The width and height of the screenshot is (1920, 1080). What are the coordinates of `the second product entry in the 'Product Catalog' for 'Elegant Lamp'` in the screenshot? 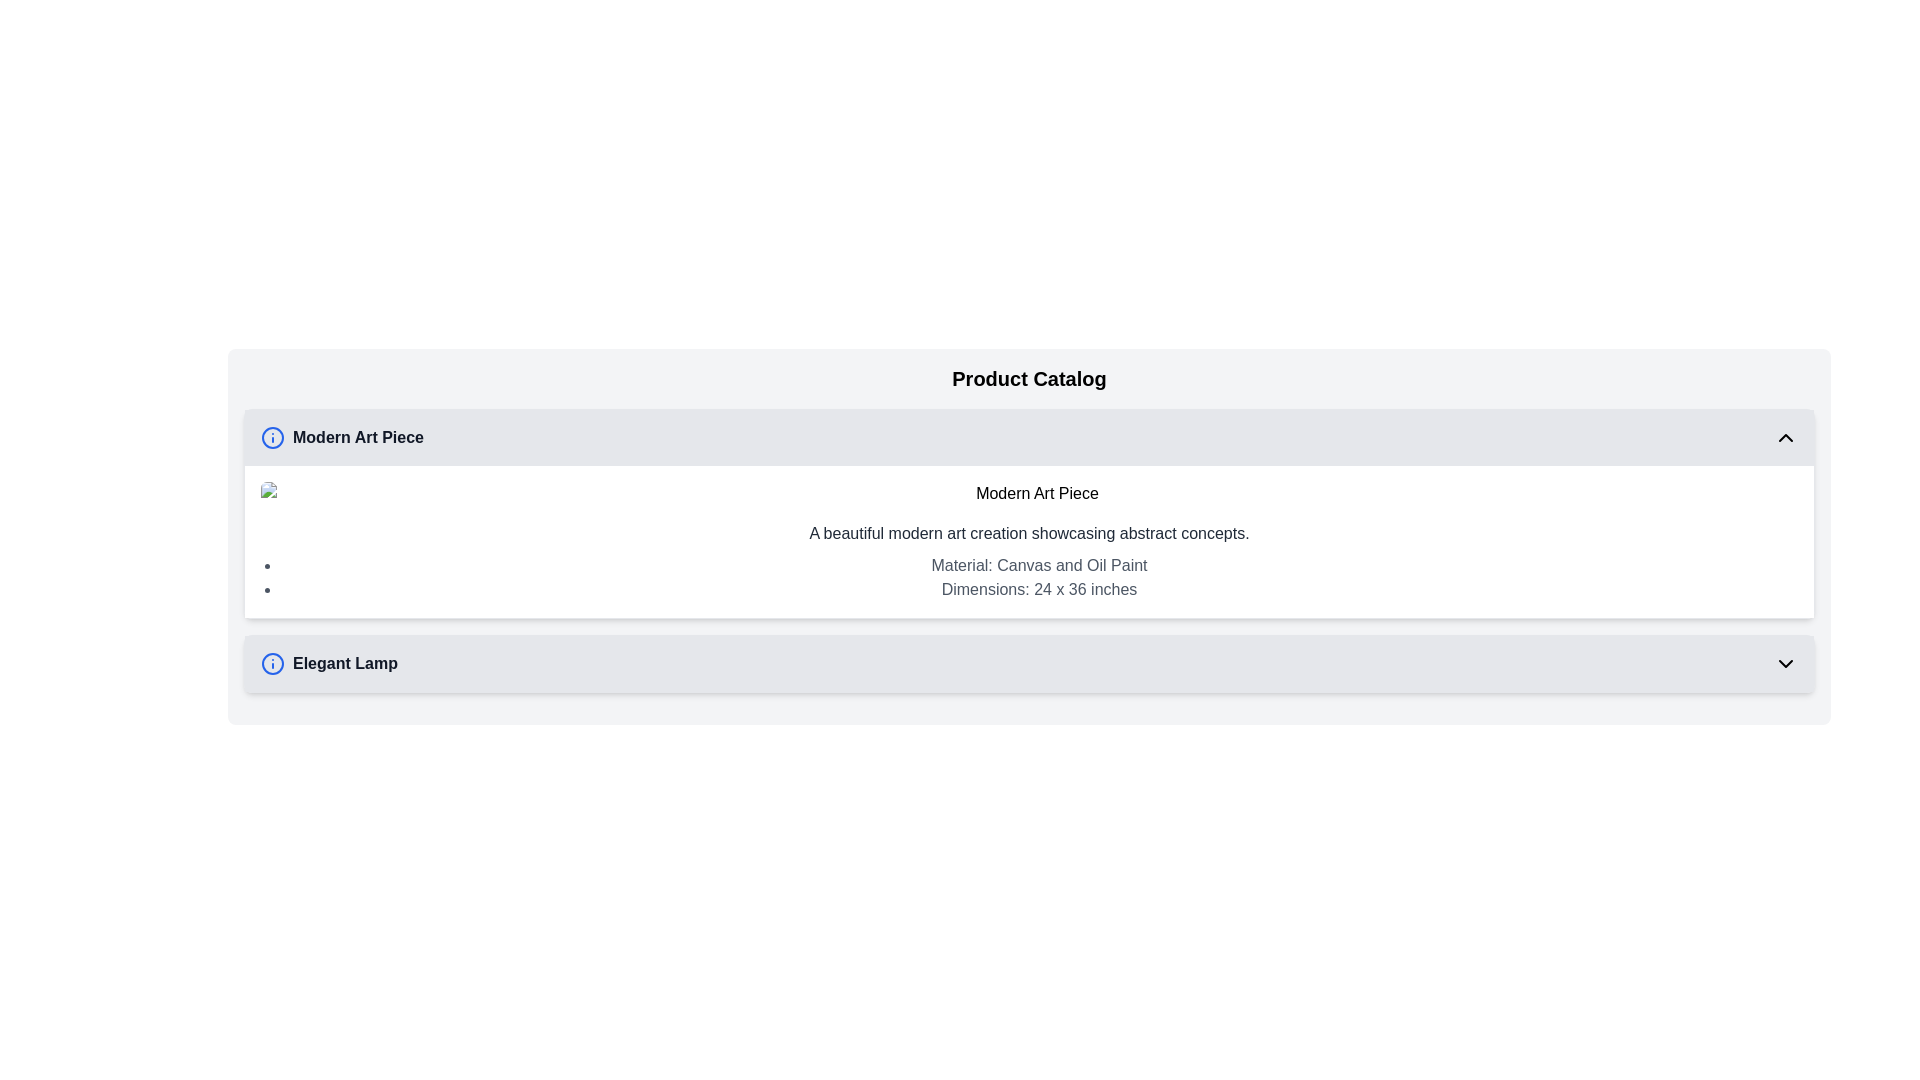 It's located at (1029, 663).